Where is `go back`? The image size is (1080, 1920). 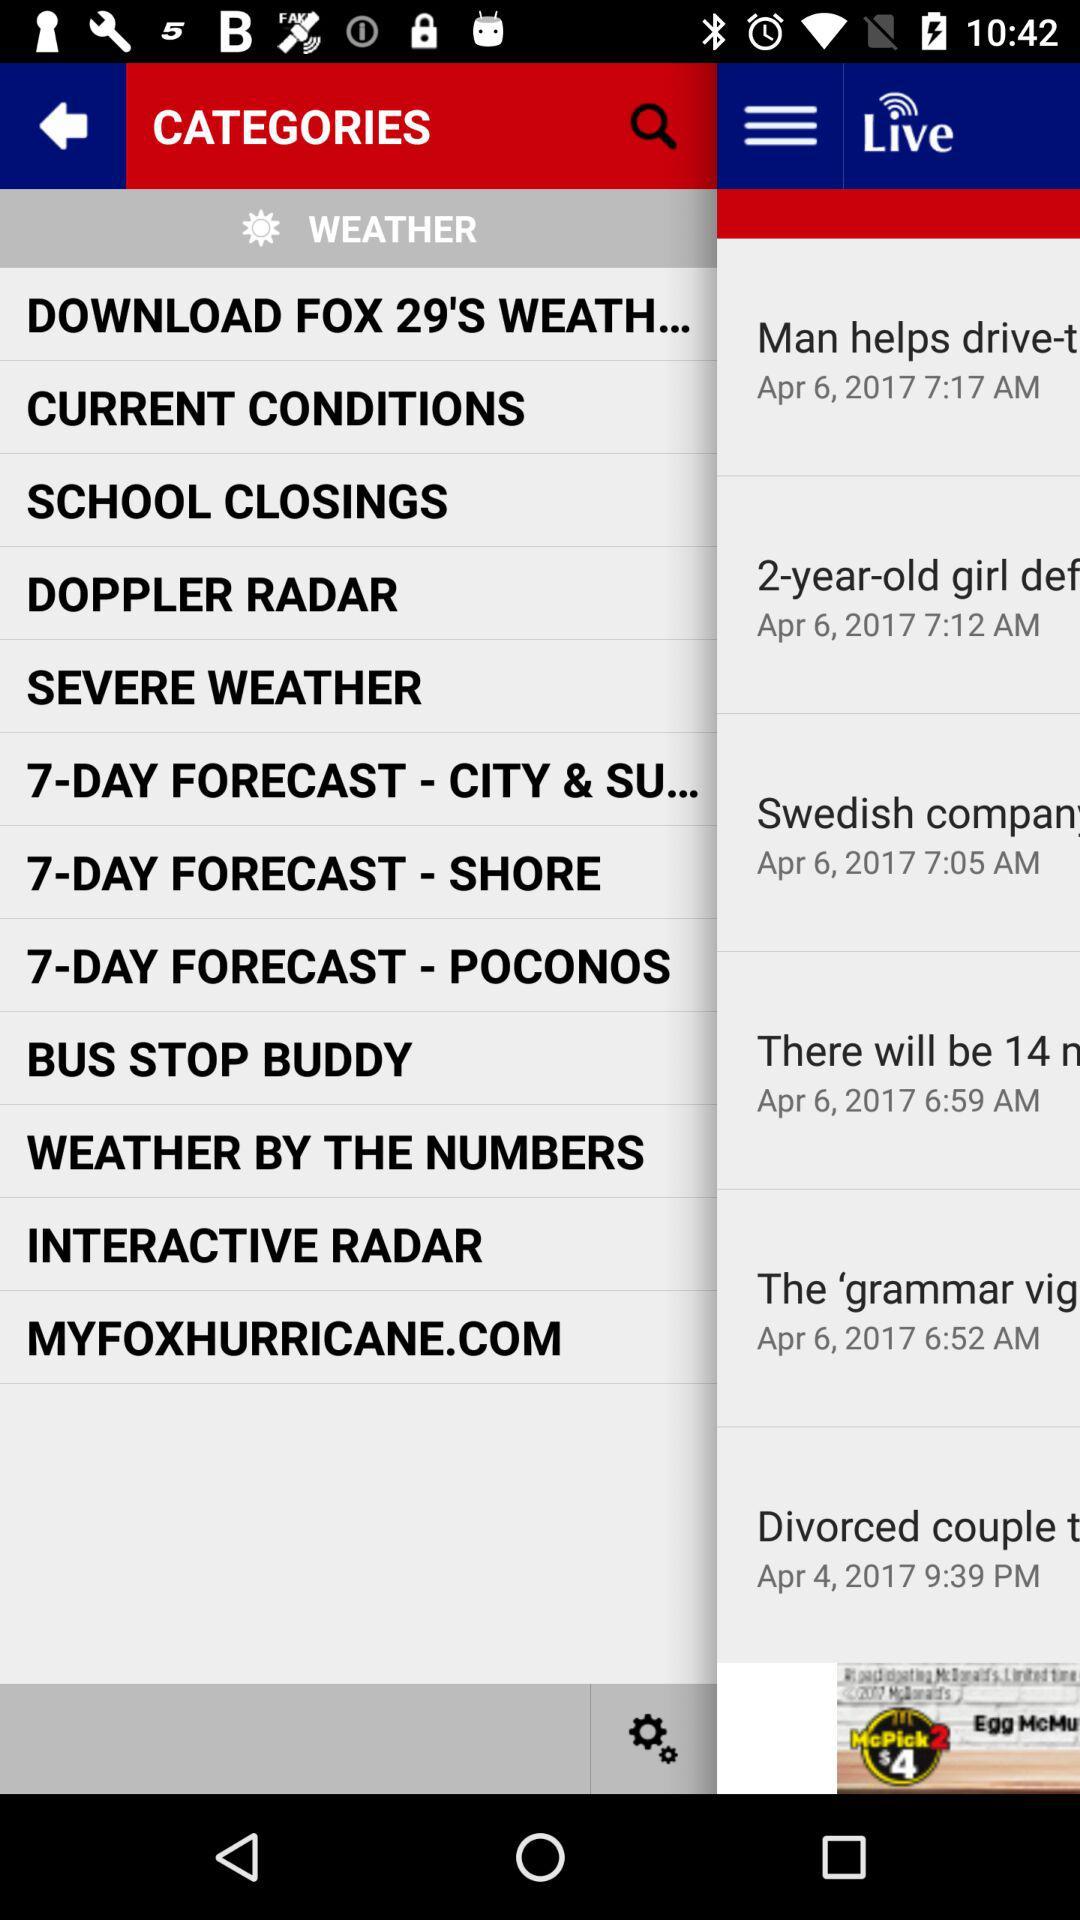
go back is located at coordinates (61, 124).